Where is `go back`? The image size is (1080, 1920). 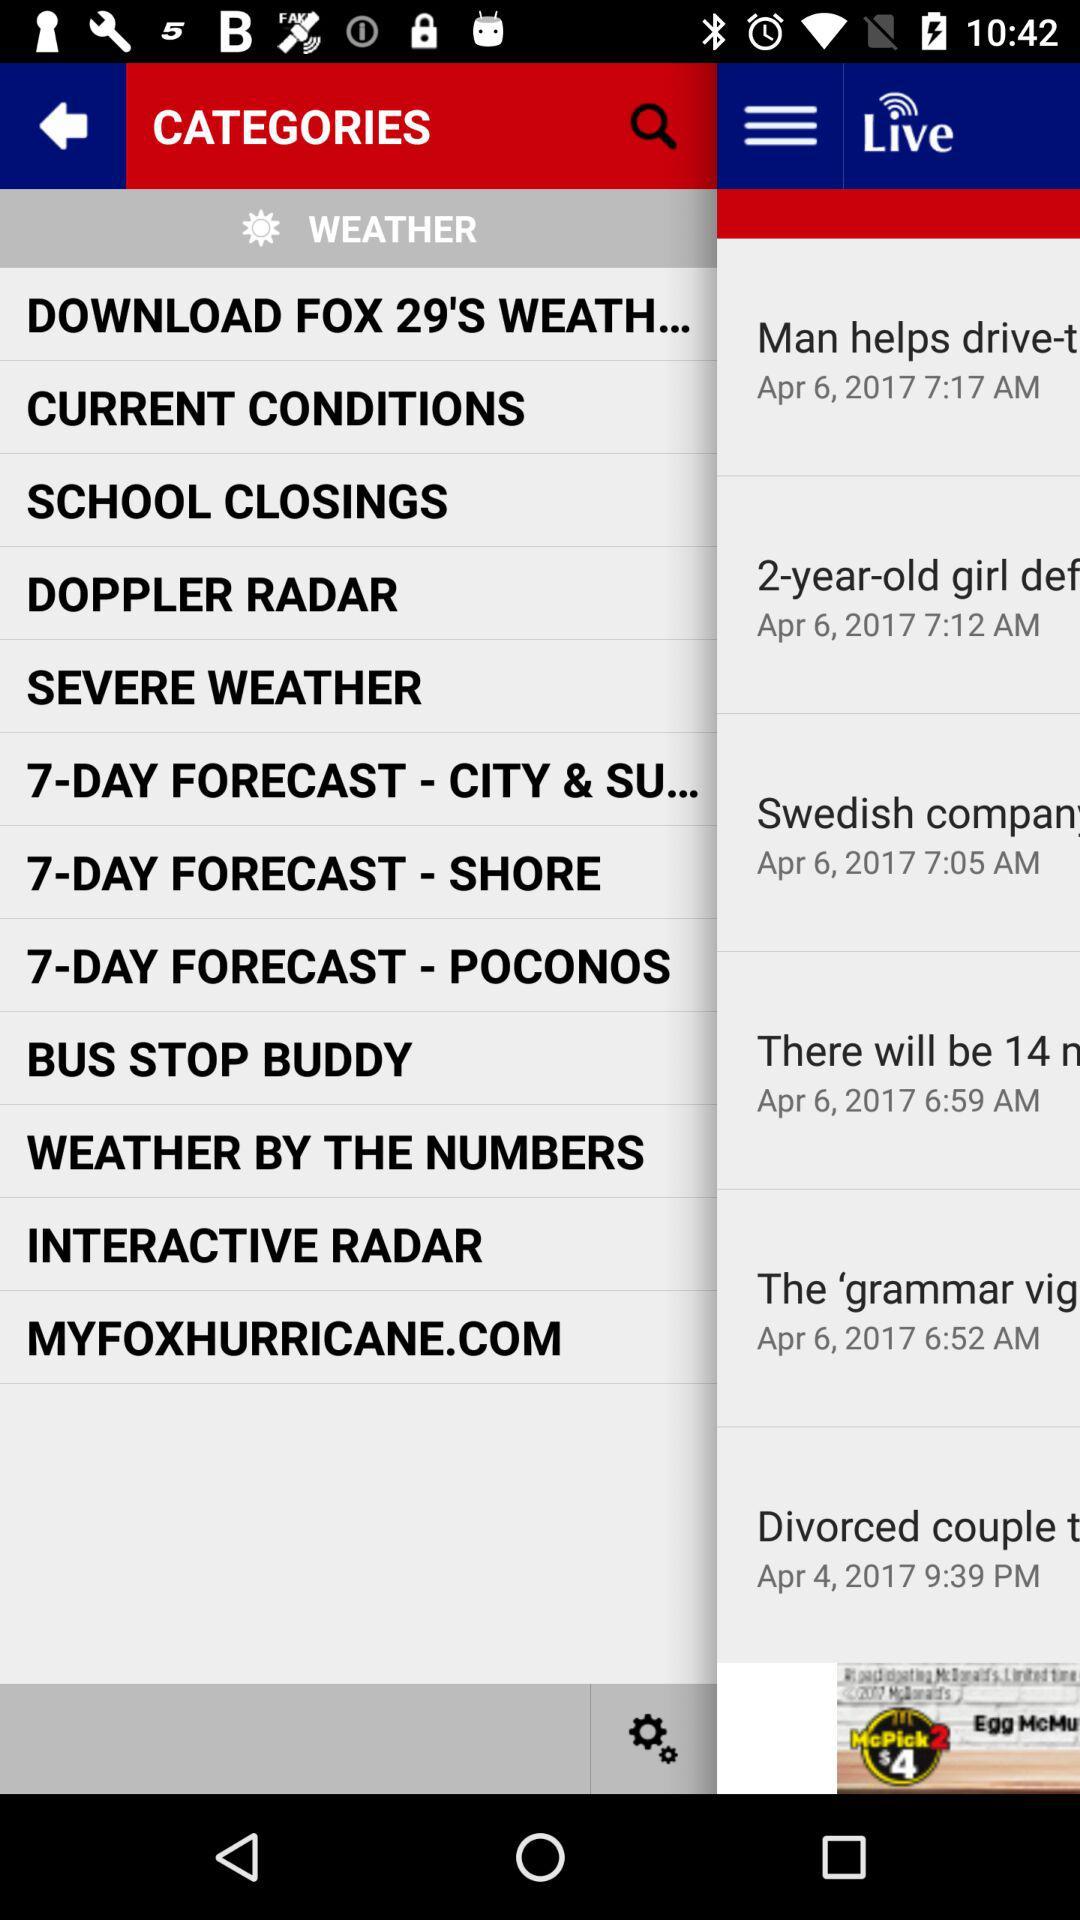
go back is located at coordinates (61, 124).